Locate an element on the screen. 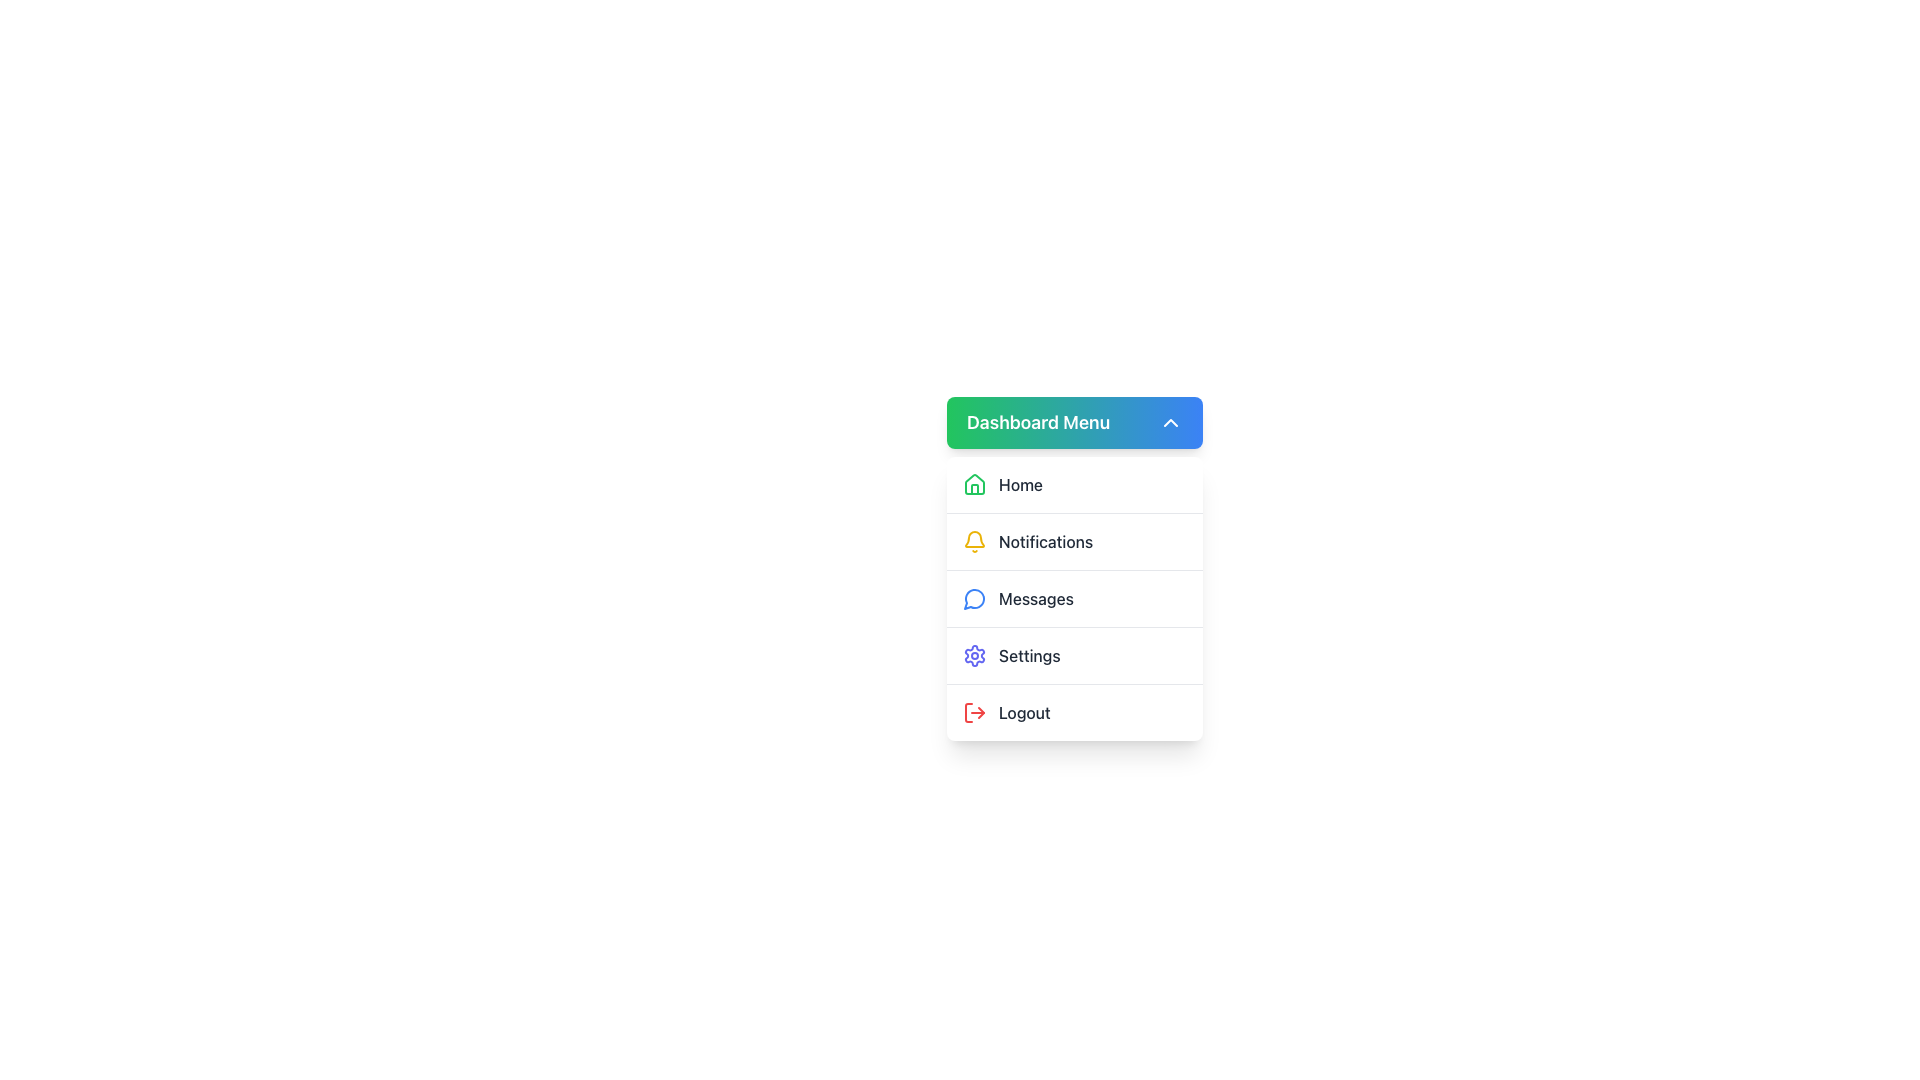 Image resolution: width=1920 pixels, height=1080 pixels. the toggle button located at the top of the vertically stacked menu layout is located at coordinates (1074, 422).